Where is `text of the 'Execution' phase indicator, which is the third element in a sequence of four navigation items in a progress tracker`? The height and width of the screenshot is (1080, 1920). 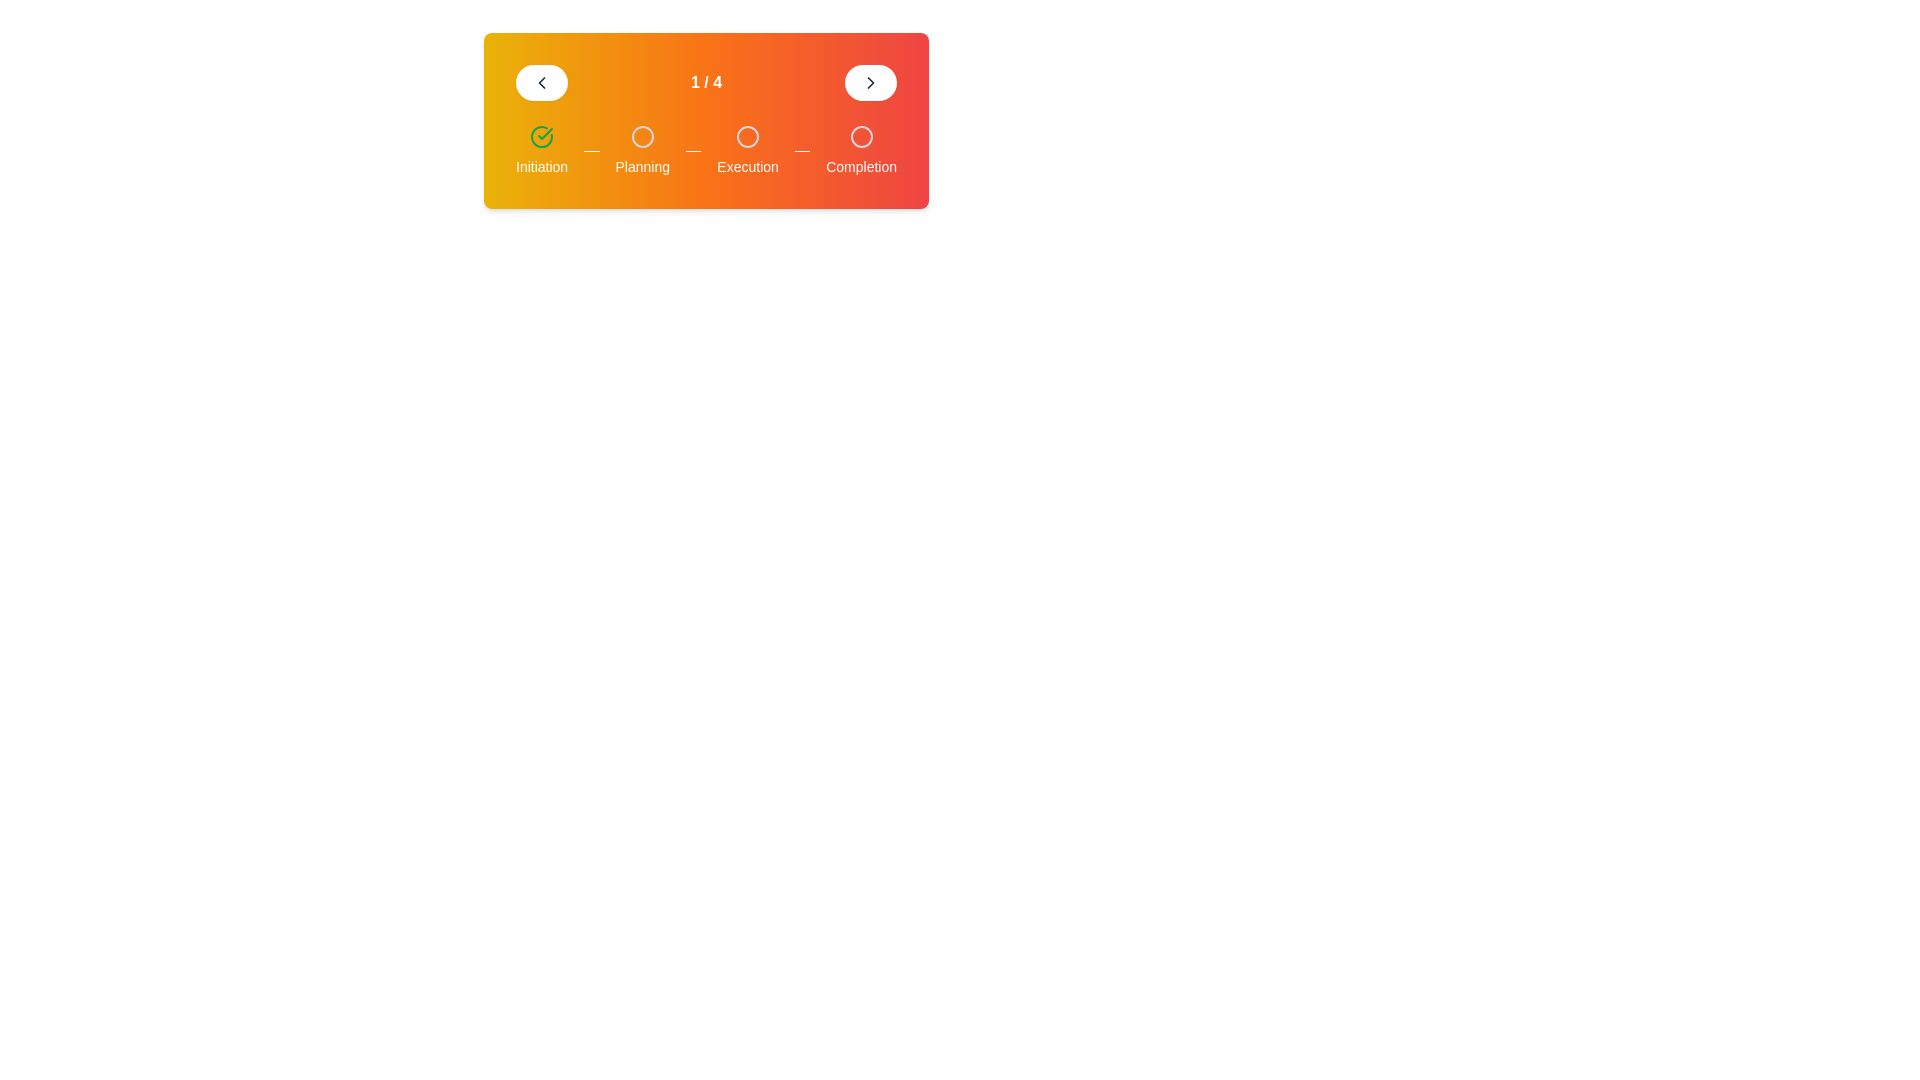
text of the 'Execution' phase indicator, which is the third element in a sequence of four navigation items in a progress tracker is located at coordinates (747, 149).